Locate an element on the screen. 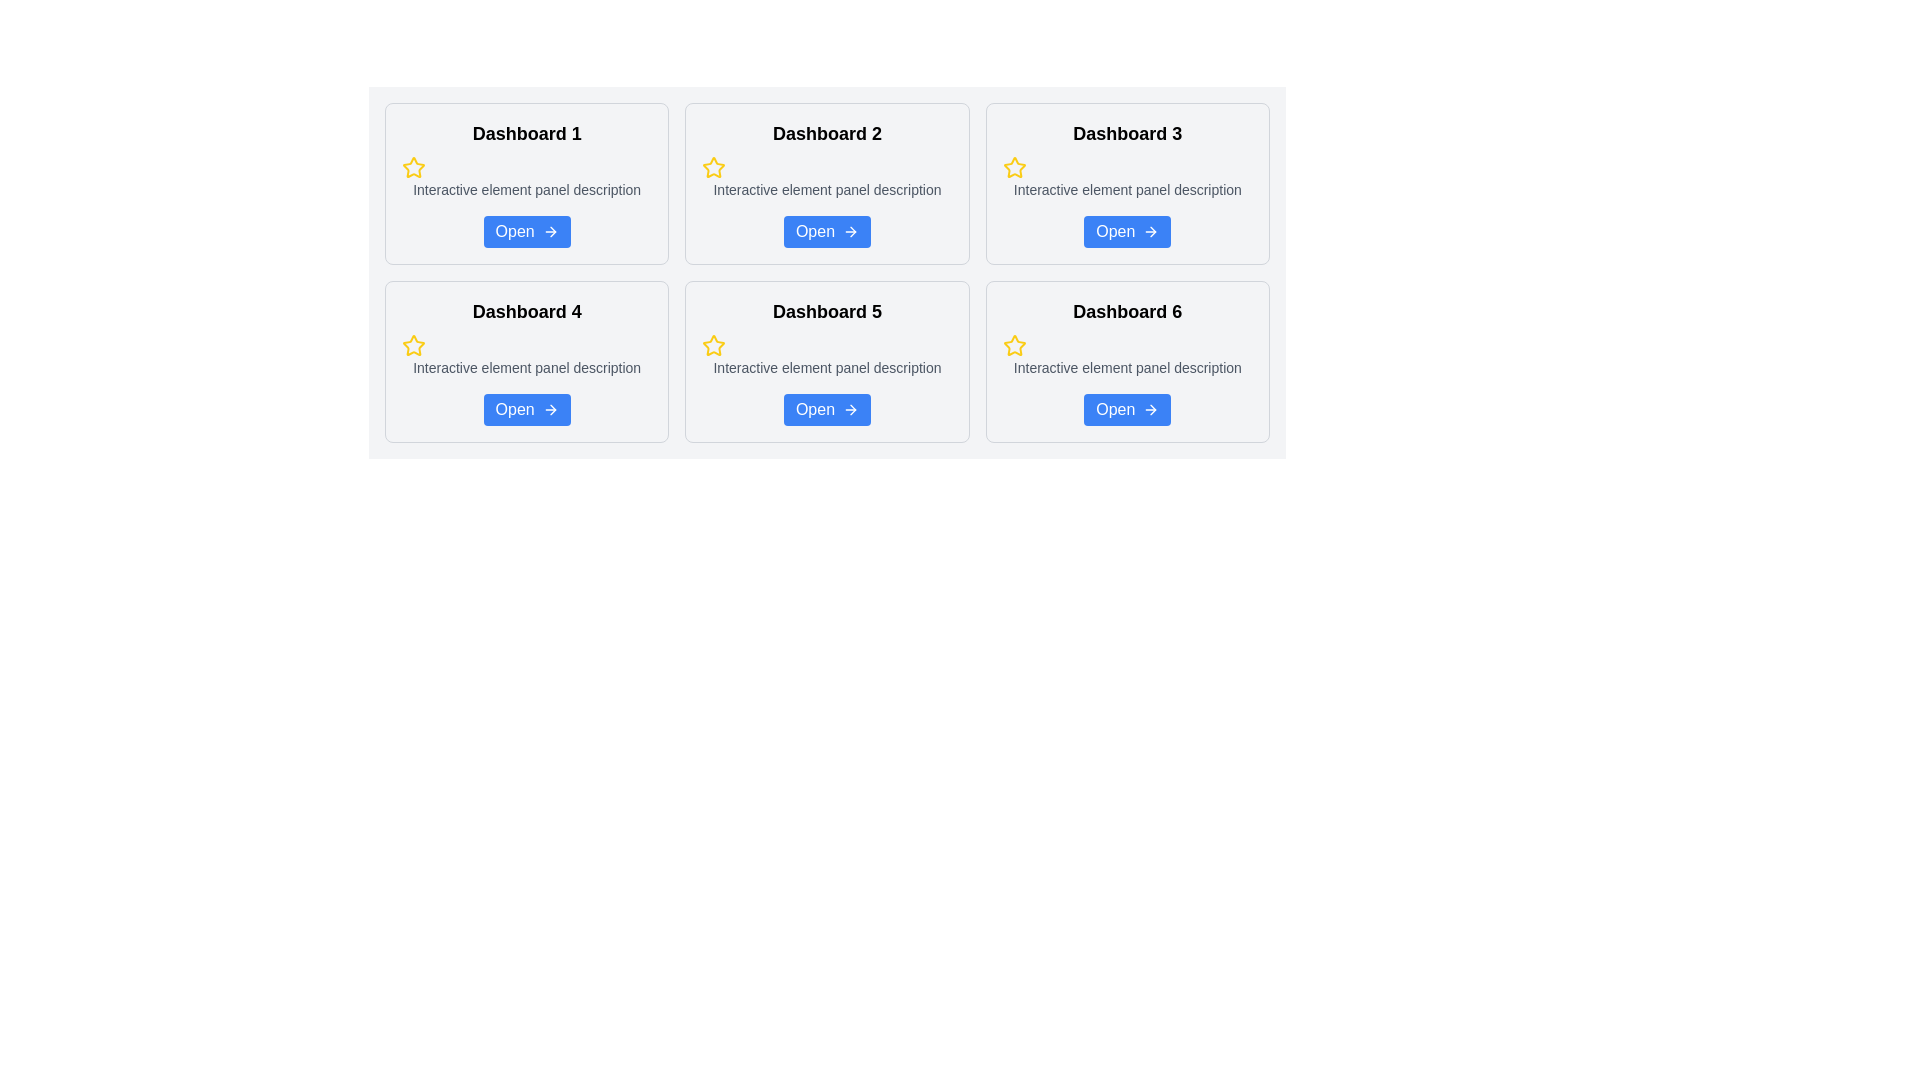 The width and height of the screenshot is (1920, 1080). the 'Open' button with a rounded, blue background located on the first card of the grid layout in 'Dashboard 1' is located at coordinates (527, 230).